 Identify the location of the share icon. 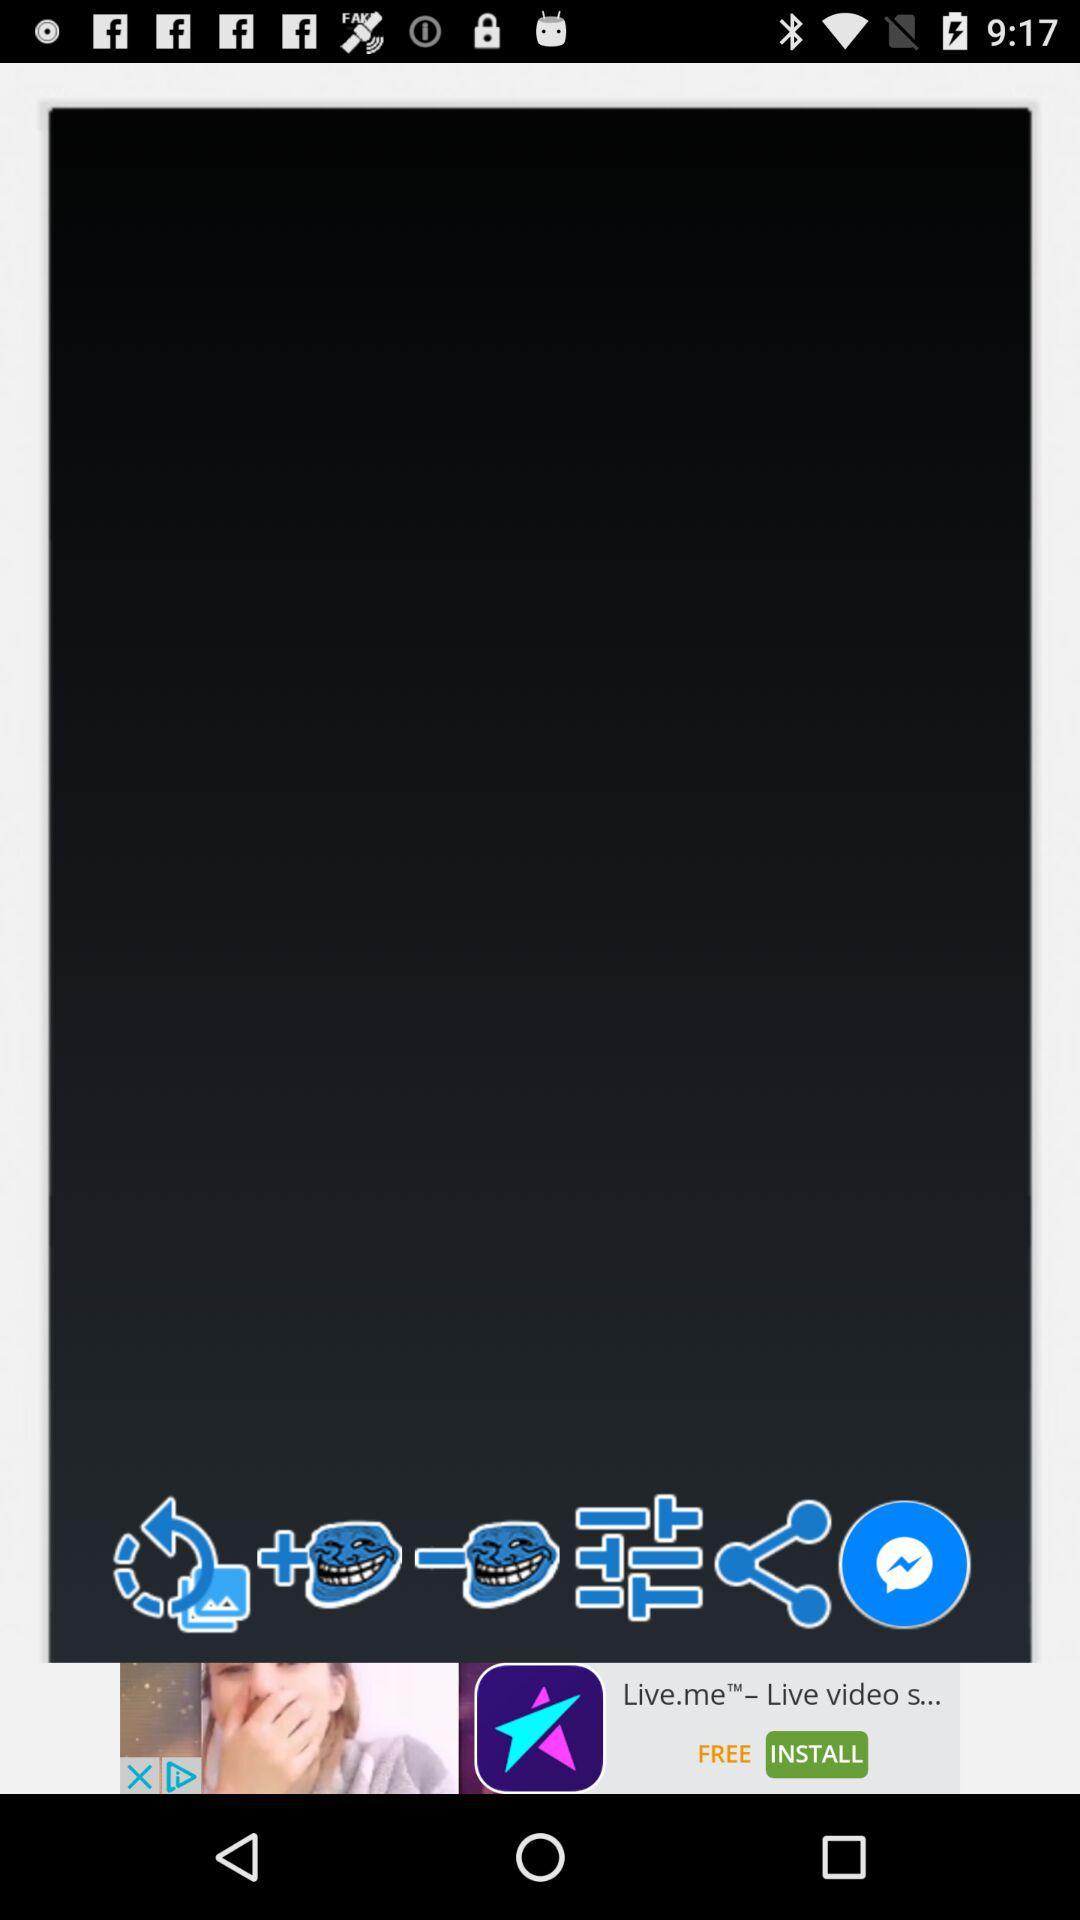
(771, 1674).